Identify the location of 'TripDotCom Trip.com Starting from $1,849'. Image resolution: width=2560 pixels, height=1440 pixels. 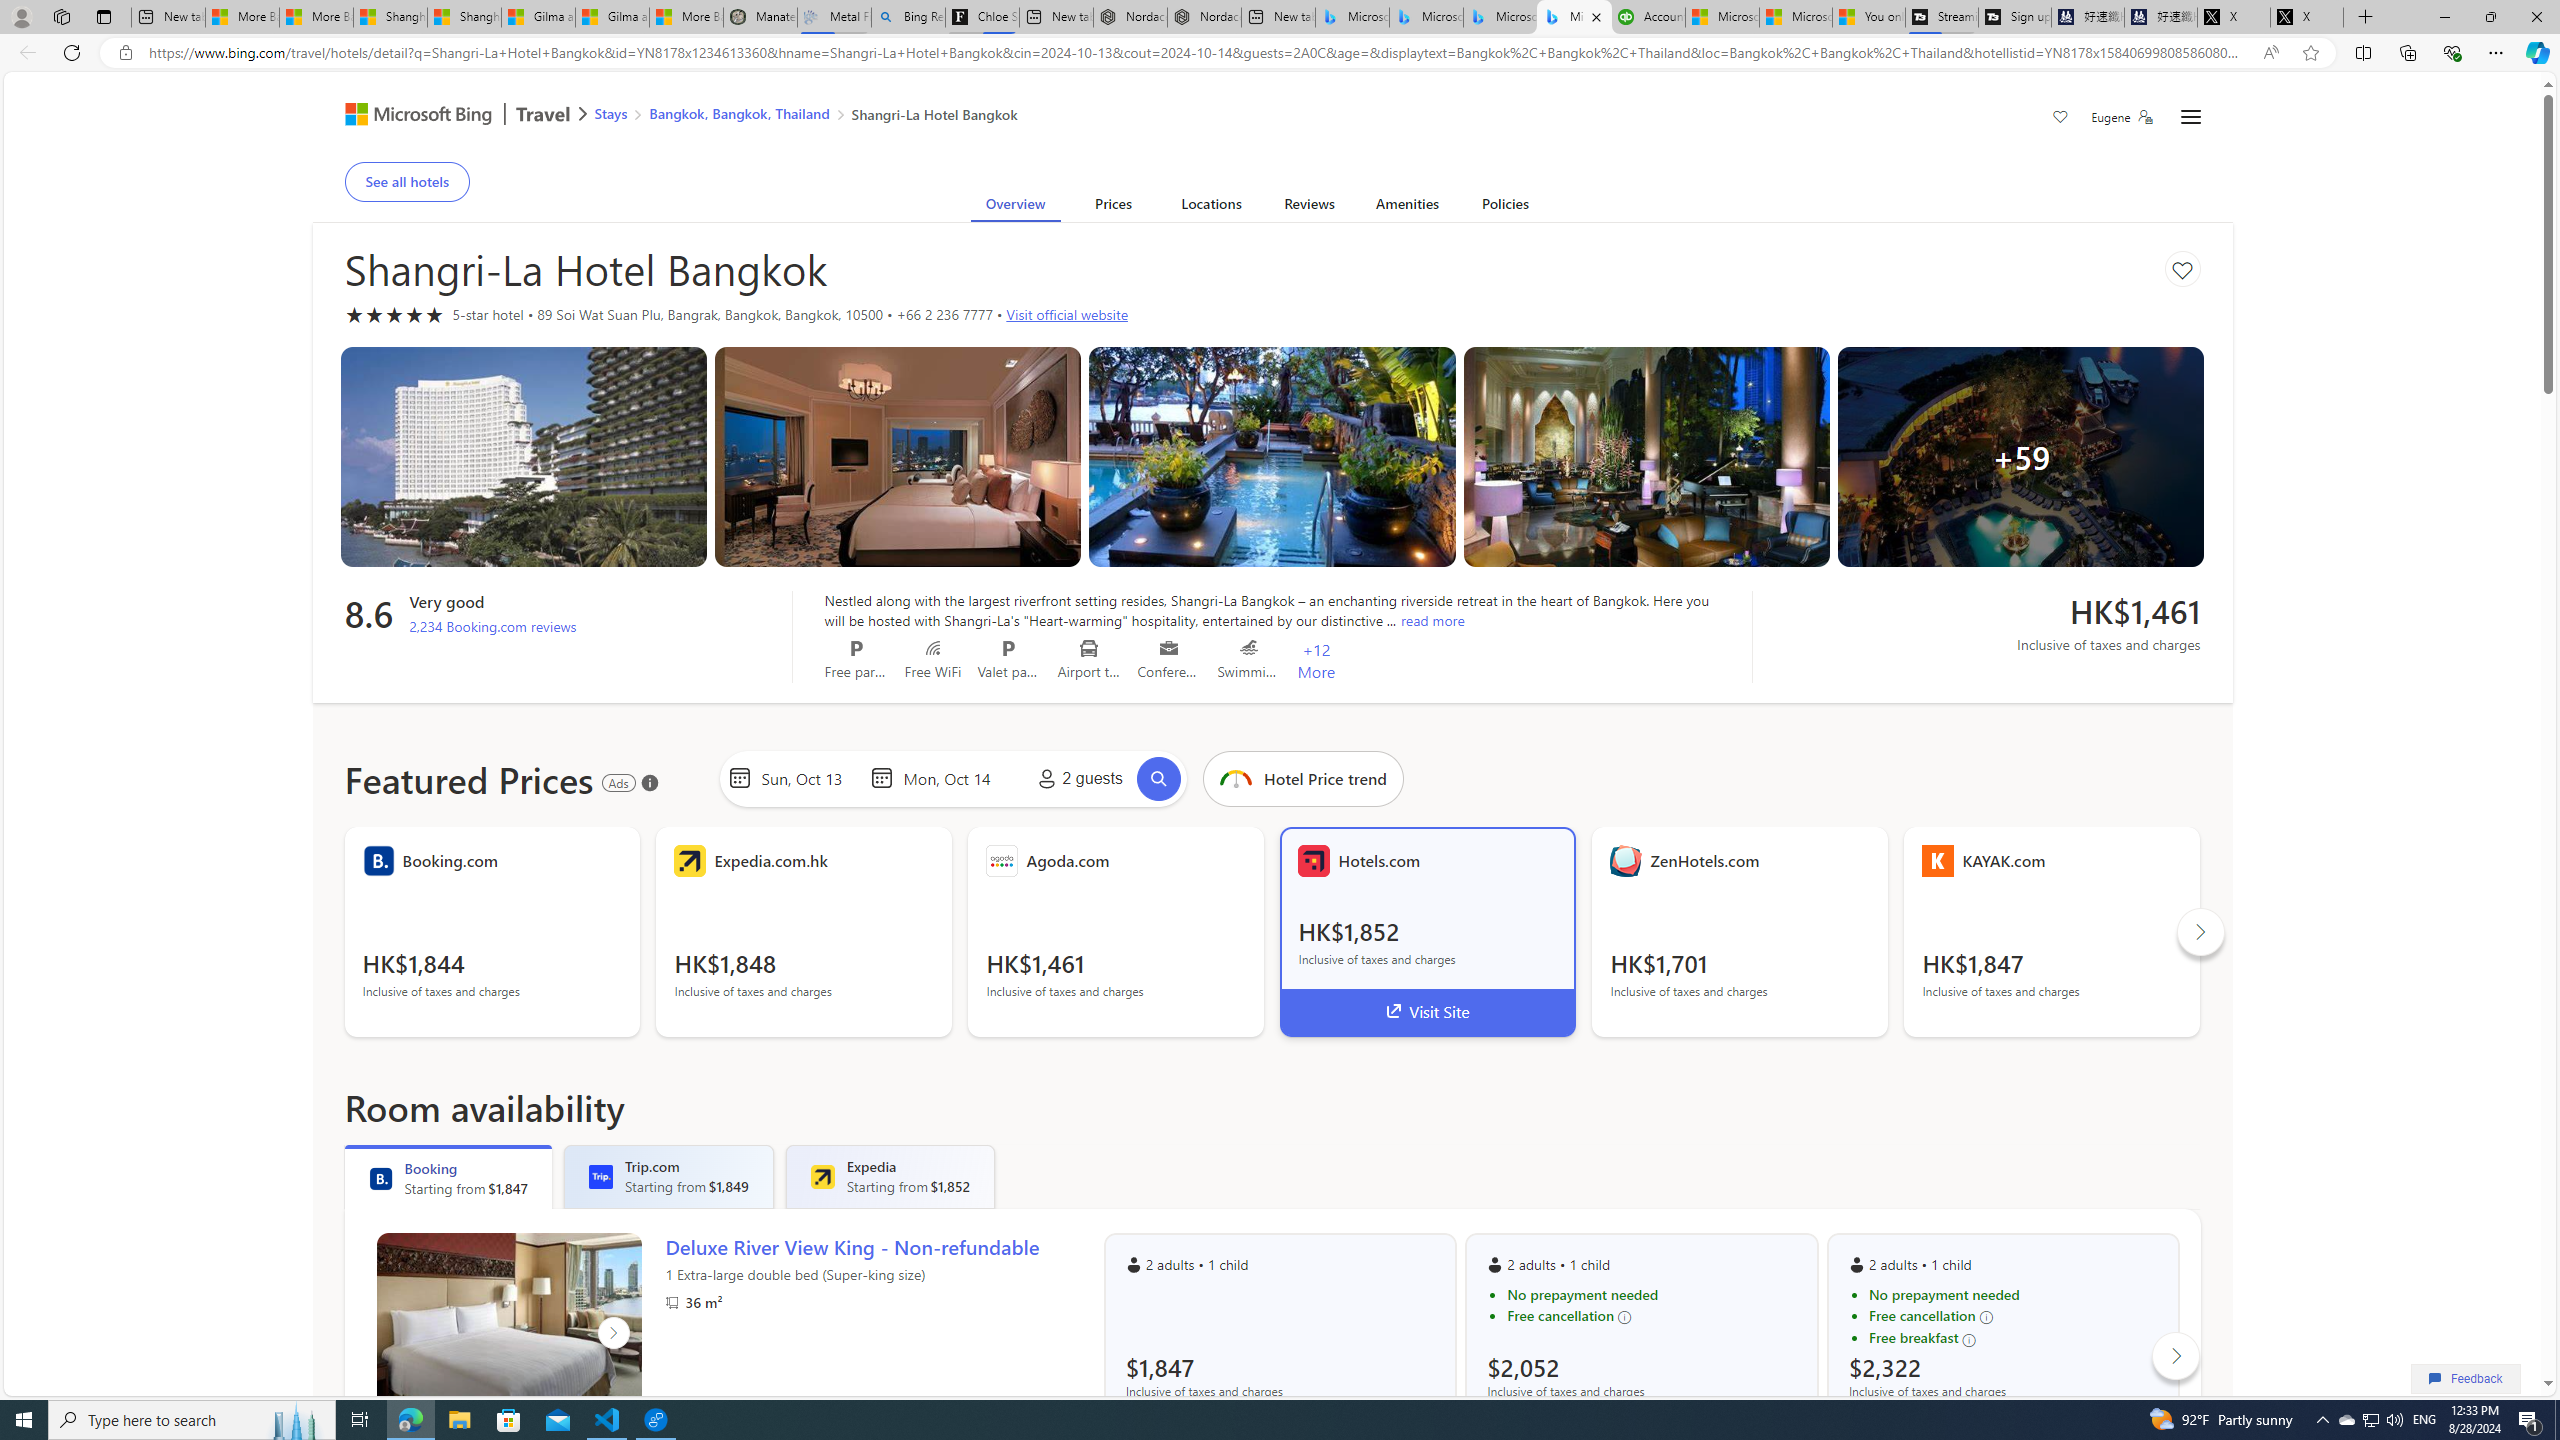
(668, 1176).